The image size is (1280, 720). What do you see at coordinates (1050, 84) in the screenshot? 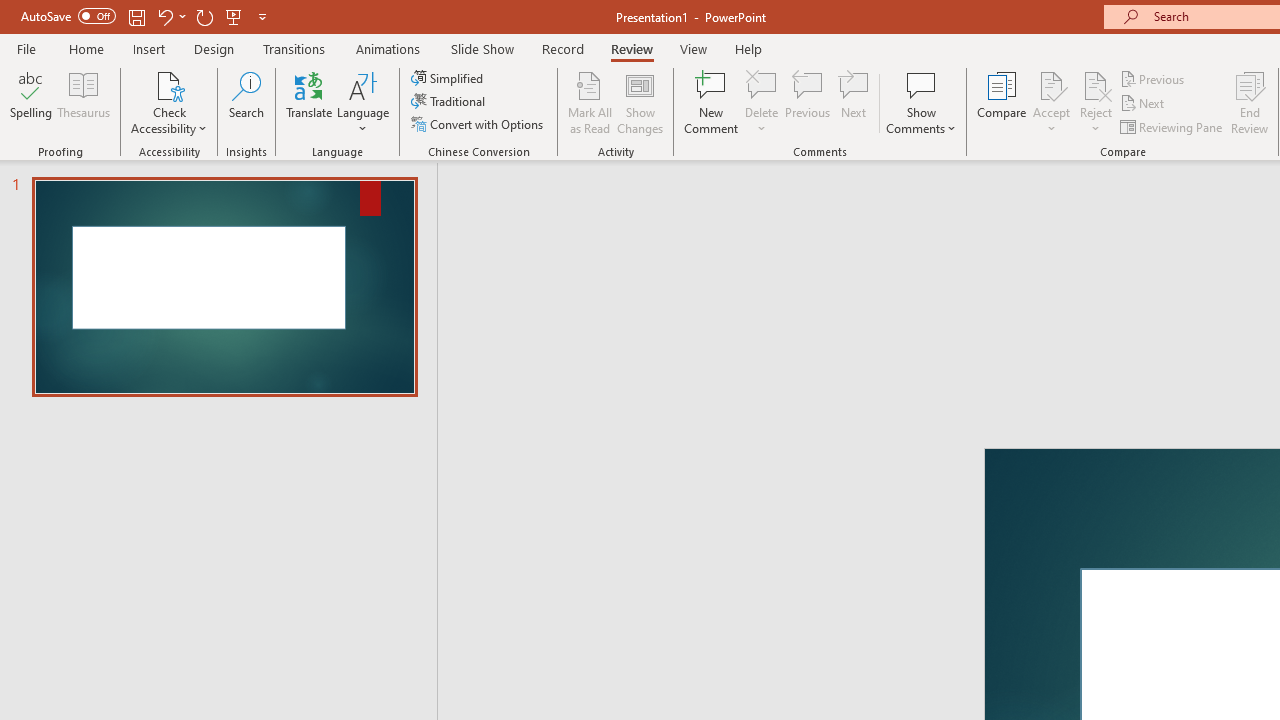
I see `'Accept Change'` at bounding box center [1050, 84].